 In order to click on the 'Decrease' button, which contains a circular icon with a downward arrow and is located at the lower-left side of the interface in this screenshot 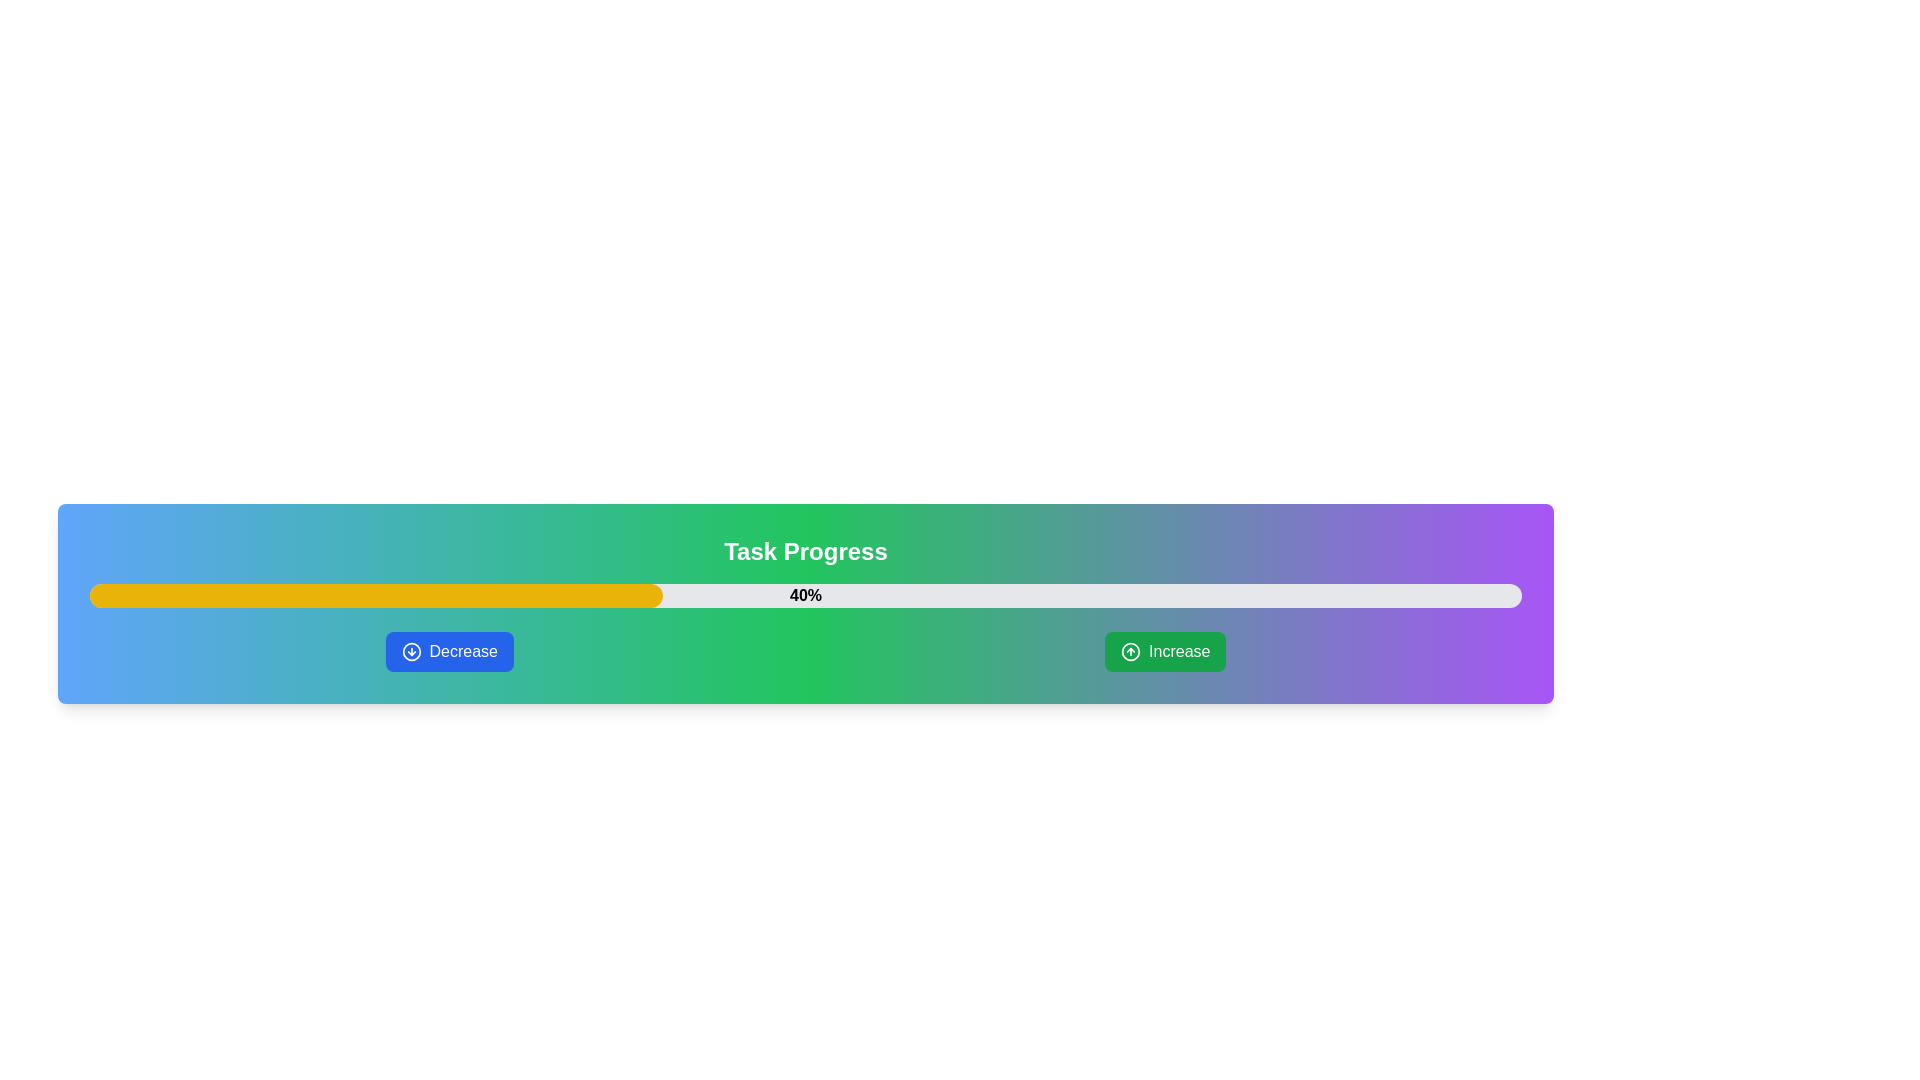, I will do `click(410, 651)`.